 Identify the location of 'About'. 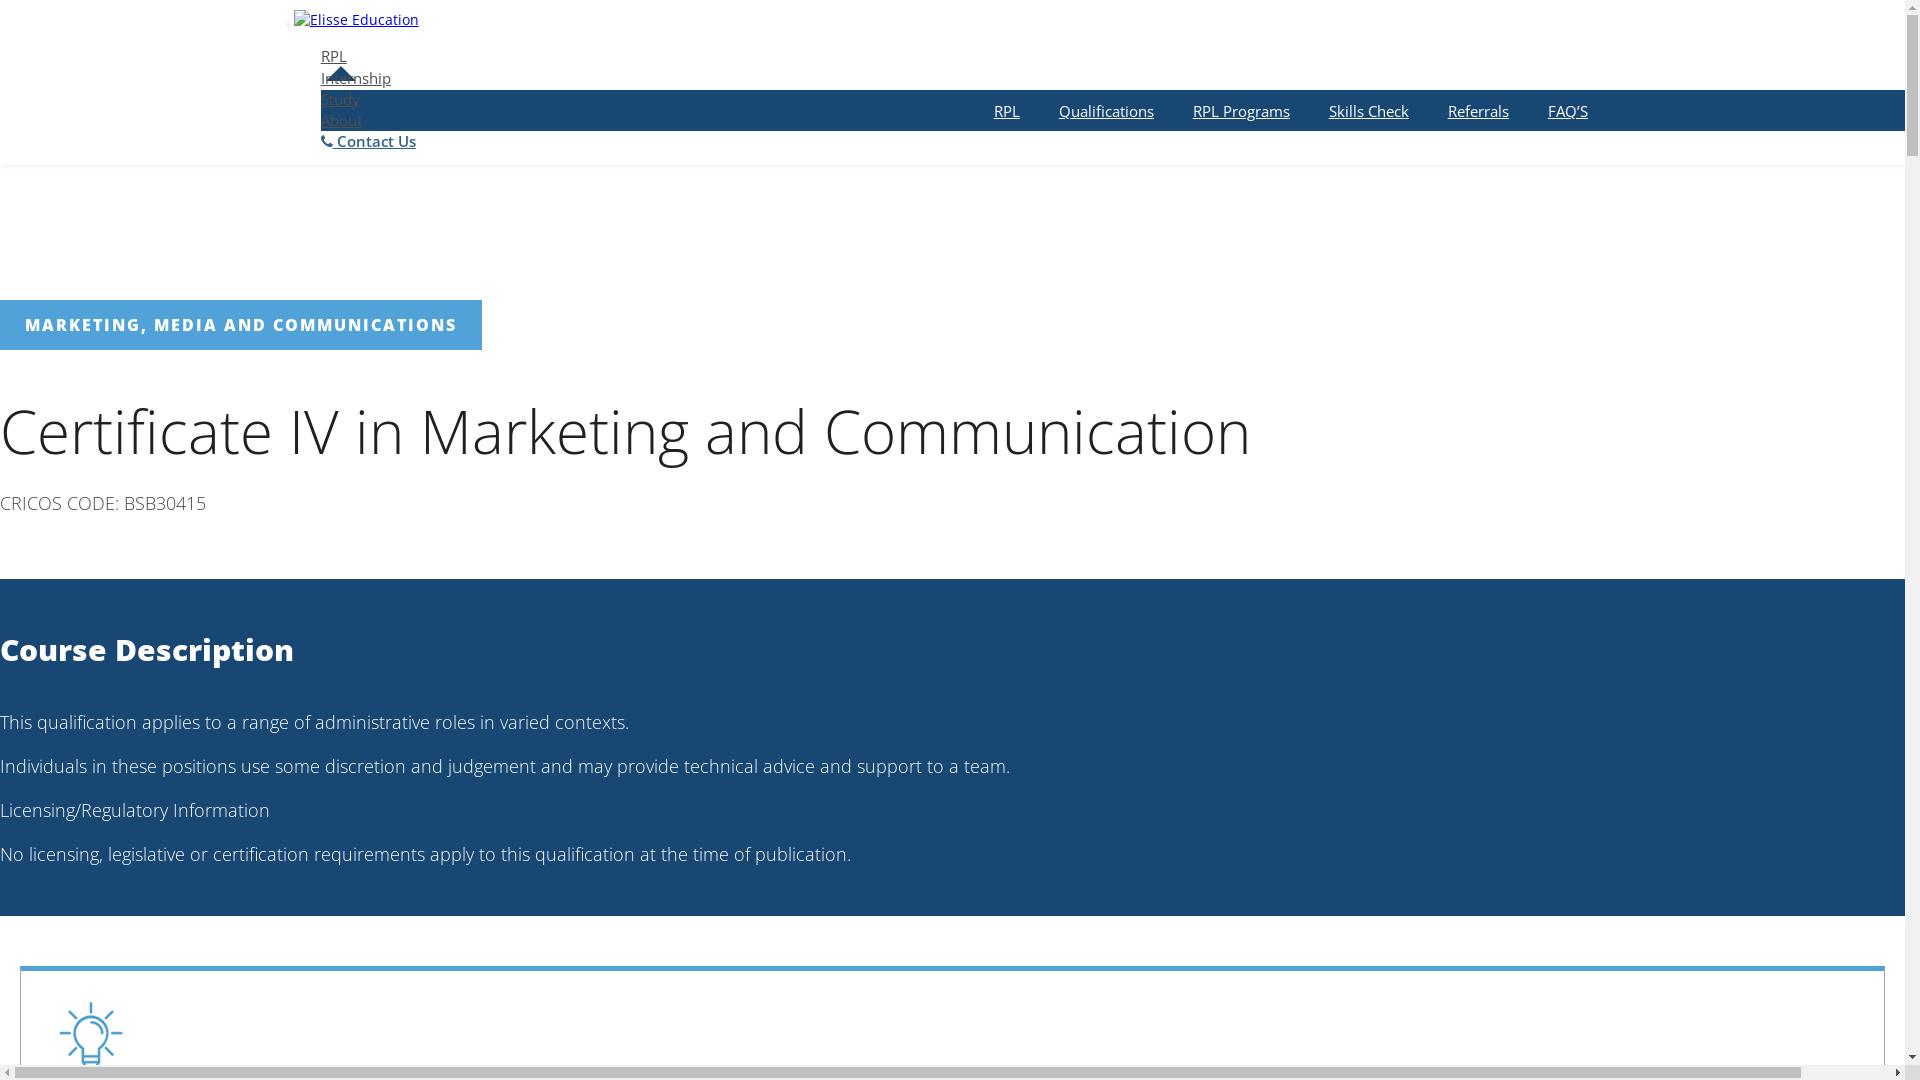
(321, 119).